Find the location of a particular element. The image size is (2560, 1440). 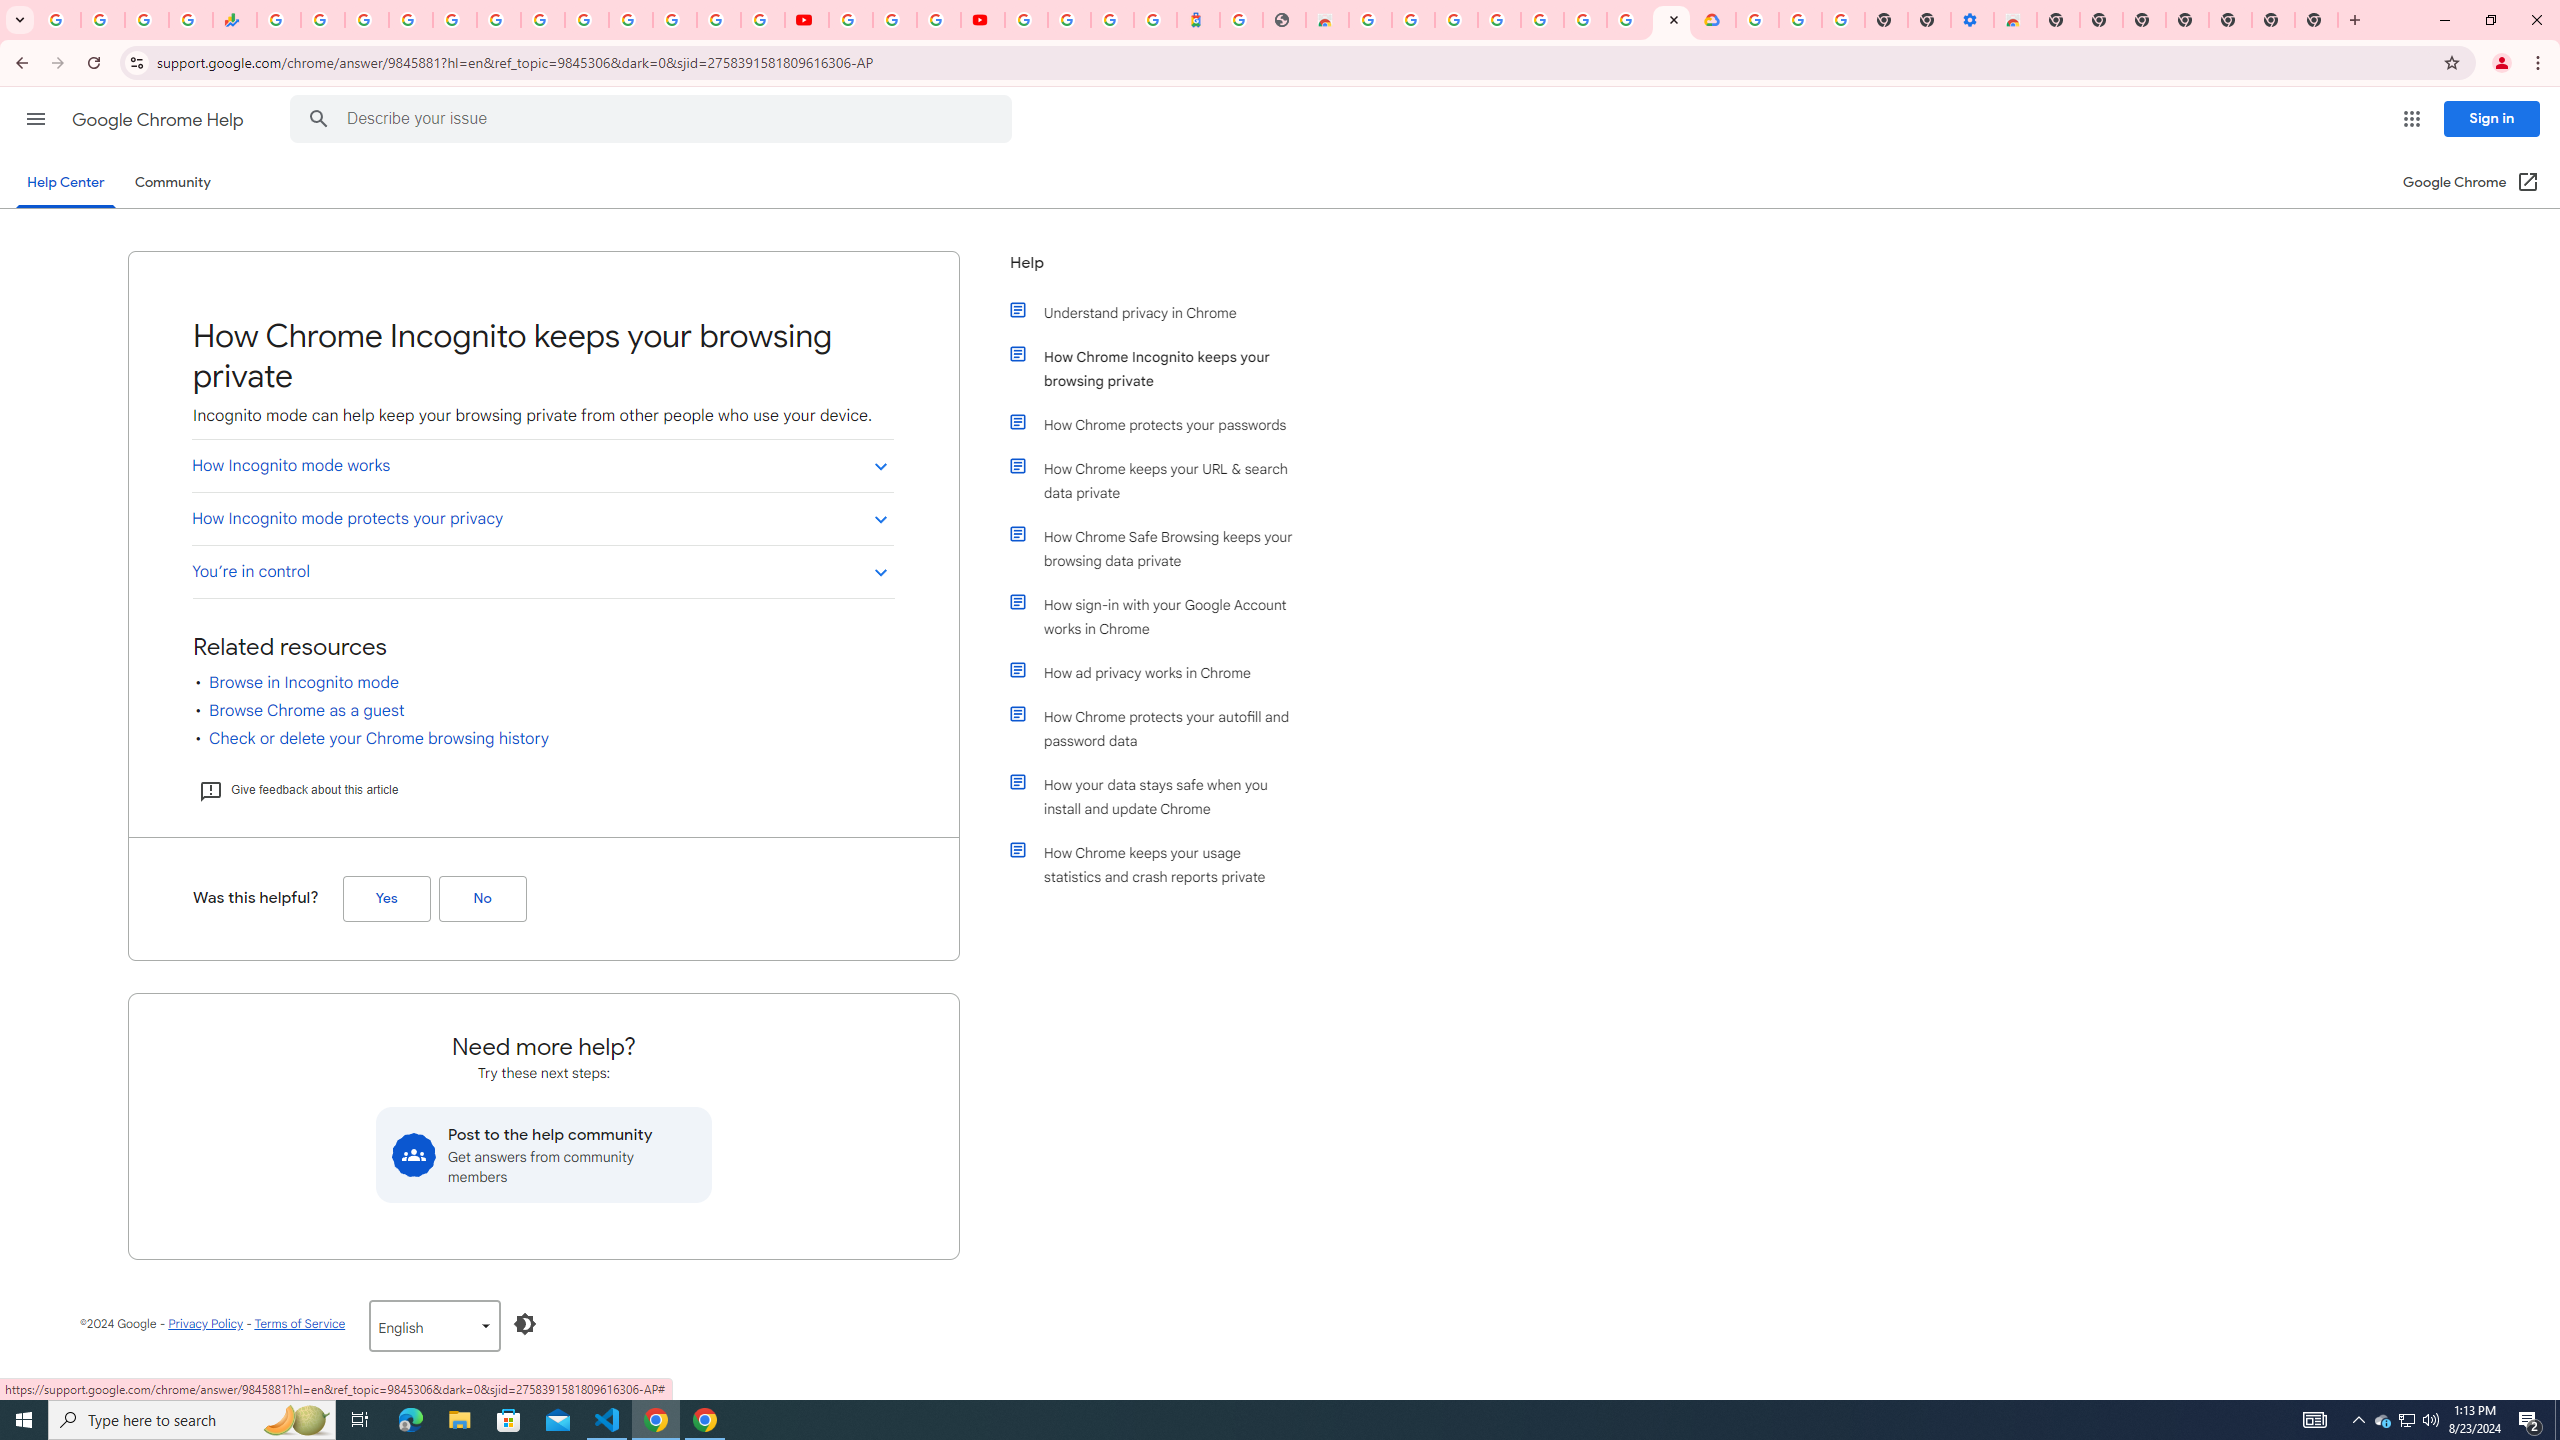

'Give feedback about this article' is located at coordinates (297, 788).